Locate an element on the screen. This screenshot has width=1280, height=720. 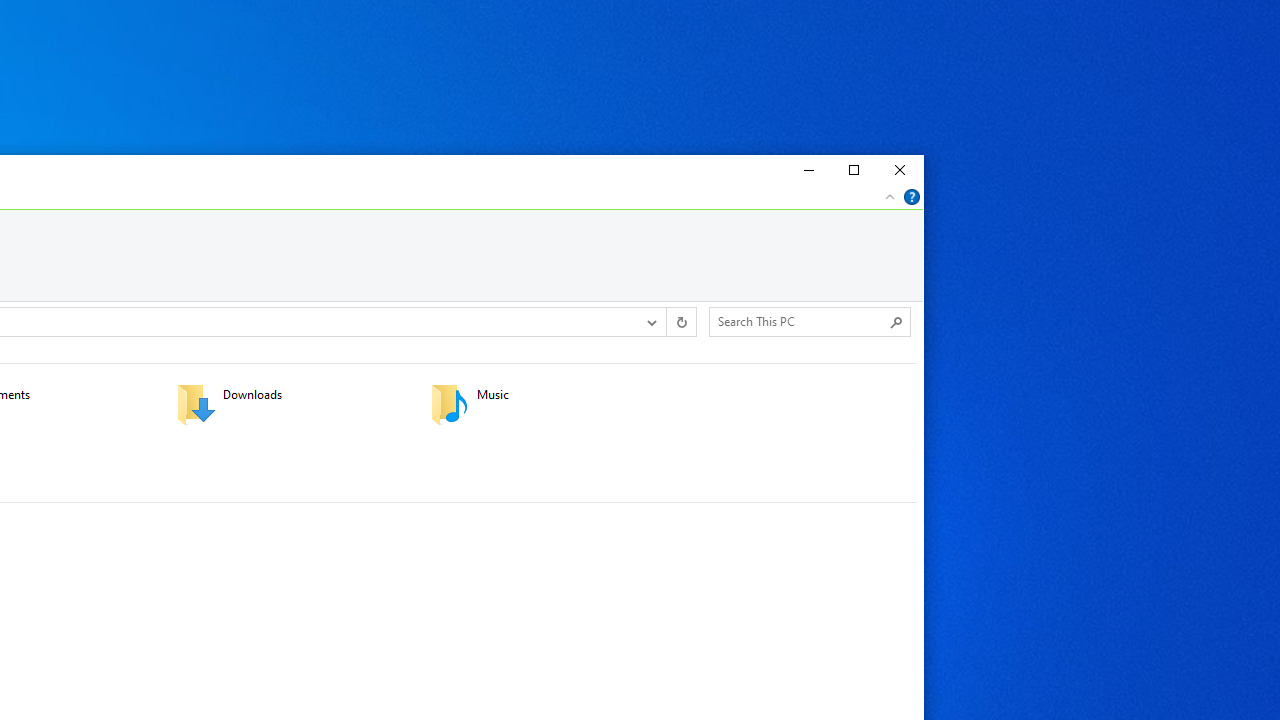
'Maximize' is located at coordinates (853, 170).